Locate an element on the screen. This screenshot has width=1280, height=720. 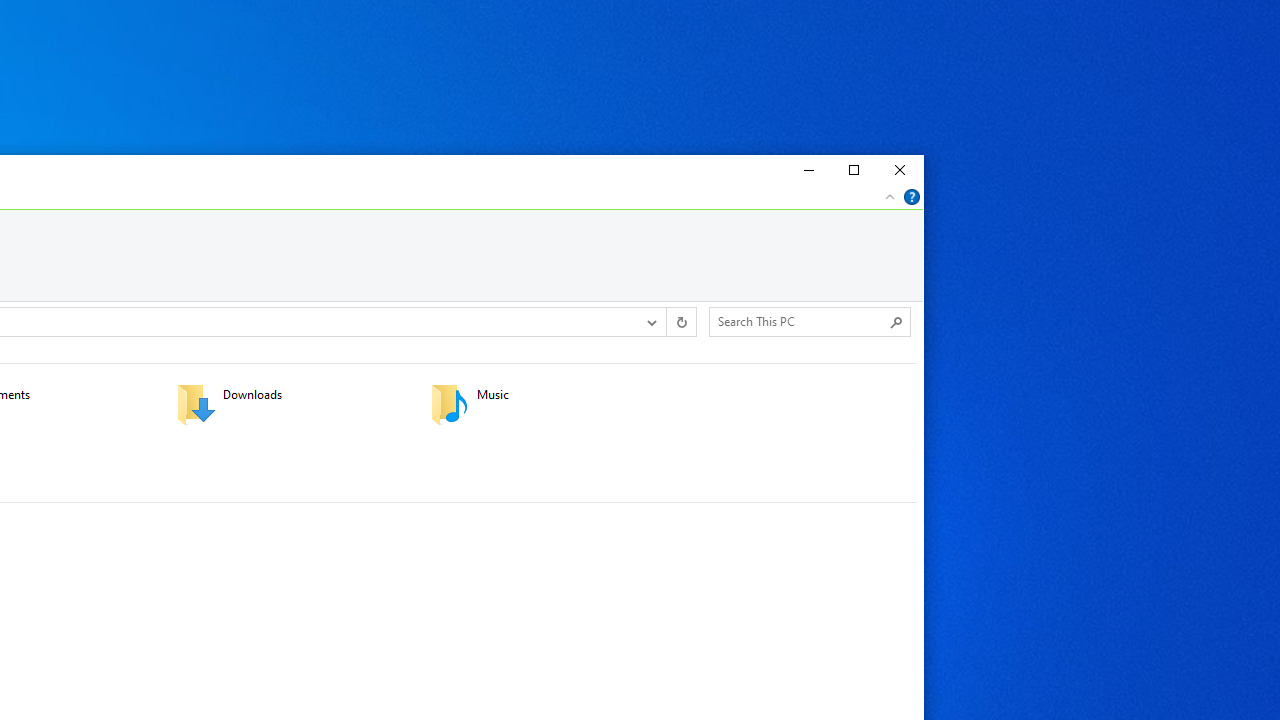
'Maximize' is located at coordinates (853, 170).